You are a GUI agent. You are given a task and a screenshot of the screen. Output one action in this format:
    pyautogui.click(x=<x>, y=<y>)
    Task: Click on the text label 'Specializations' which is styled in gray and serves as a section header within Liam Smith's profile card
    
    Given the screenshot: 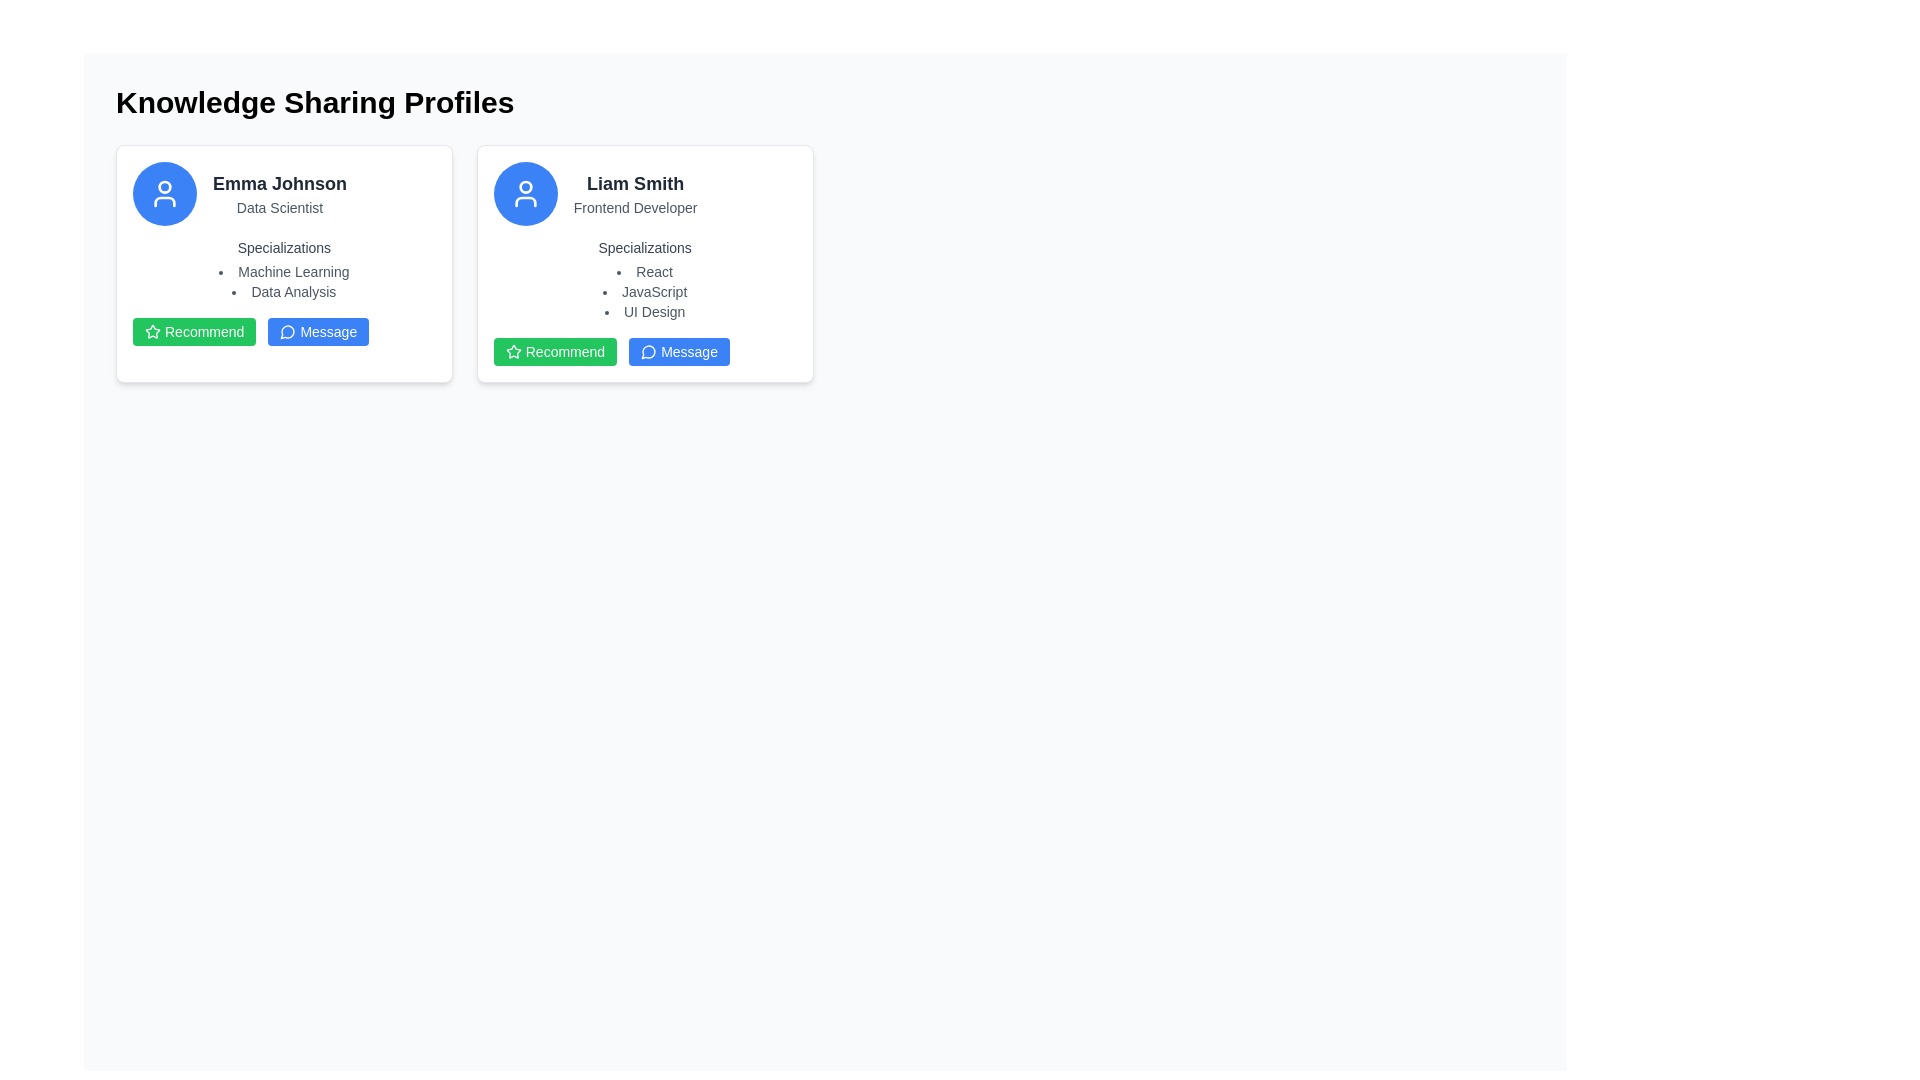 What is the action you would take?
    pyautogui.click(x=645, y=246)
    